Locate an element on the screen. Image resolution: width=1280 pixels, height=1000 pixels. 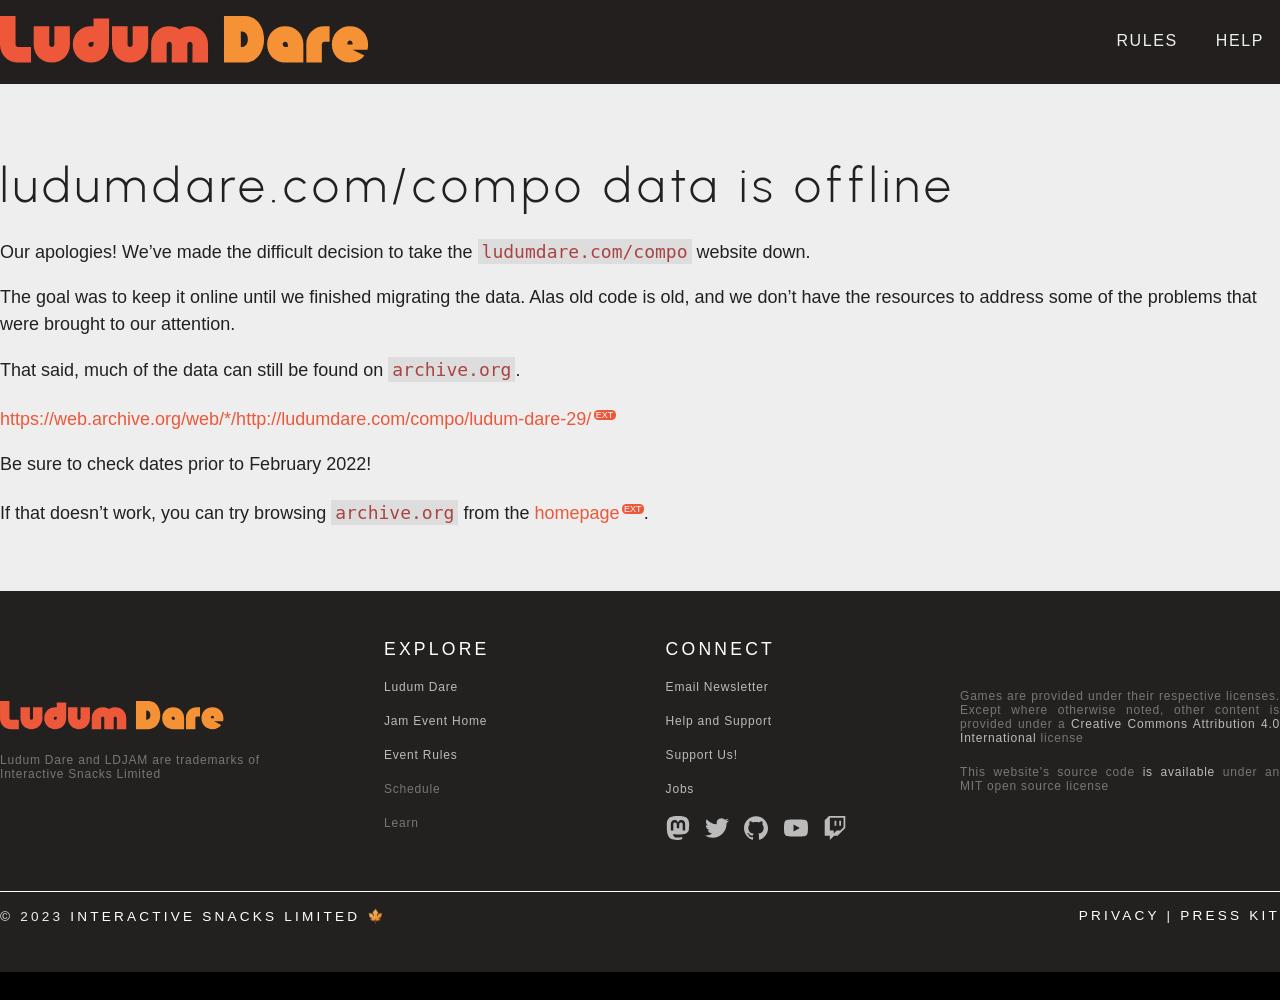
'Our apologies! We’ve made the difficult decision to take the' is located at coordinates (0, 252).